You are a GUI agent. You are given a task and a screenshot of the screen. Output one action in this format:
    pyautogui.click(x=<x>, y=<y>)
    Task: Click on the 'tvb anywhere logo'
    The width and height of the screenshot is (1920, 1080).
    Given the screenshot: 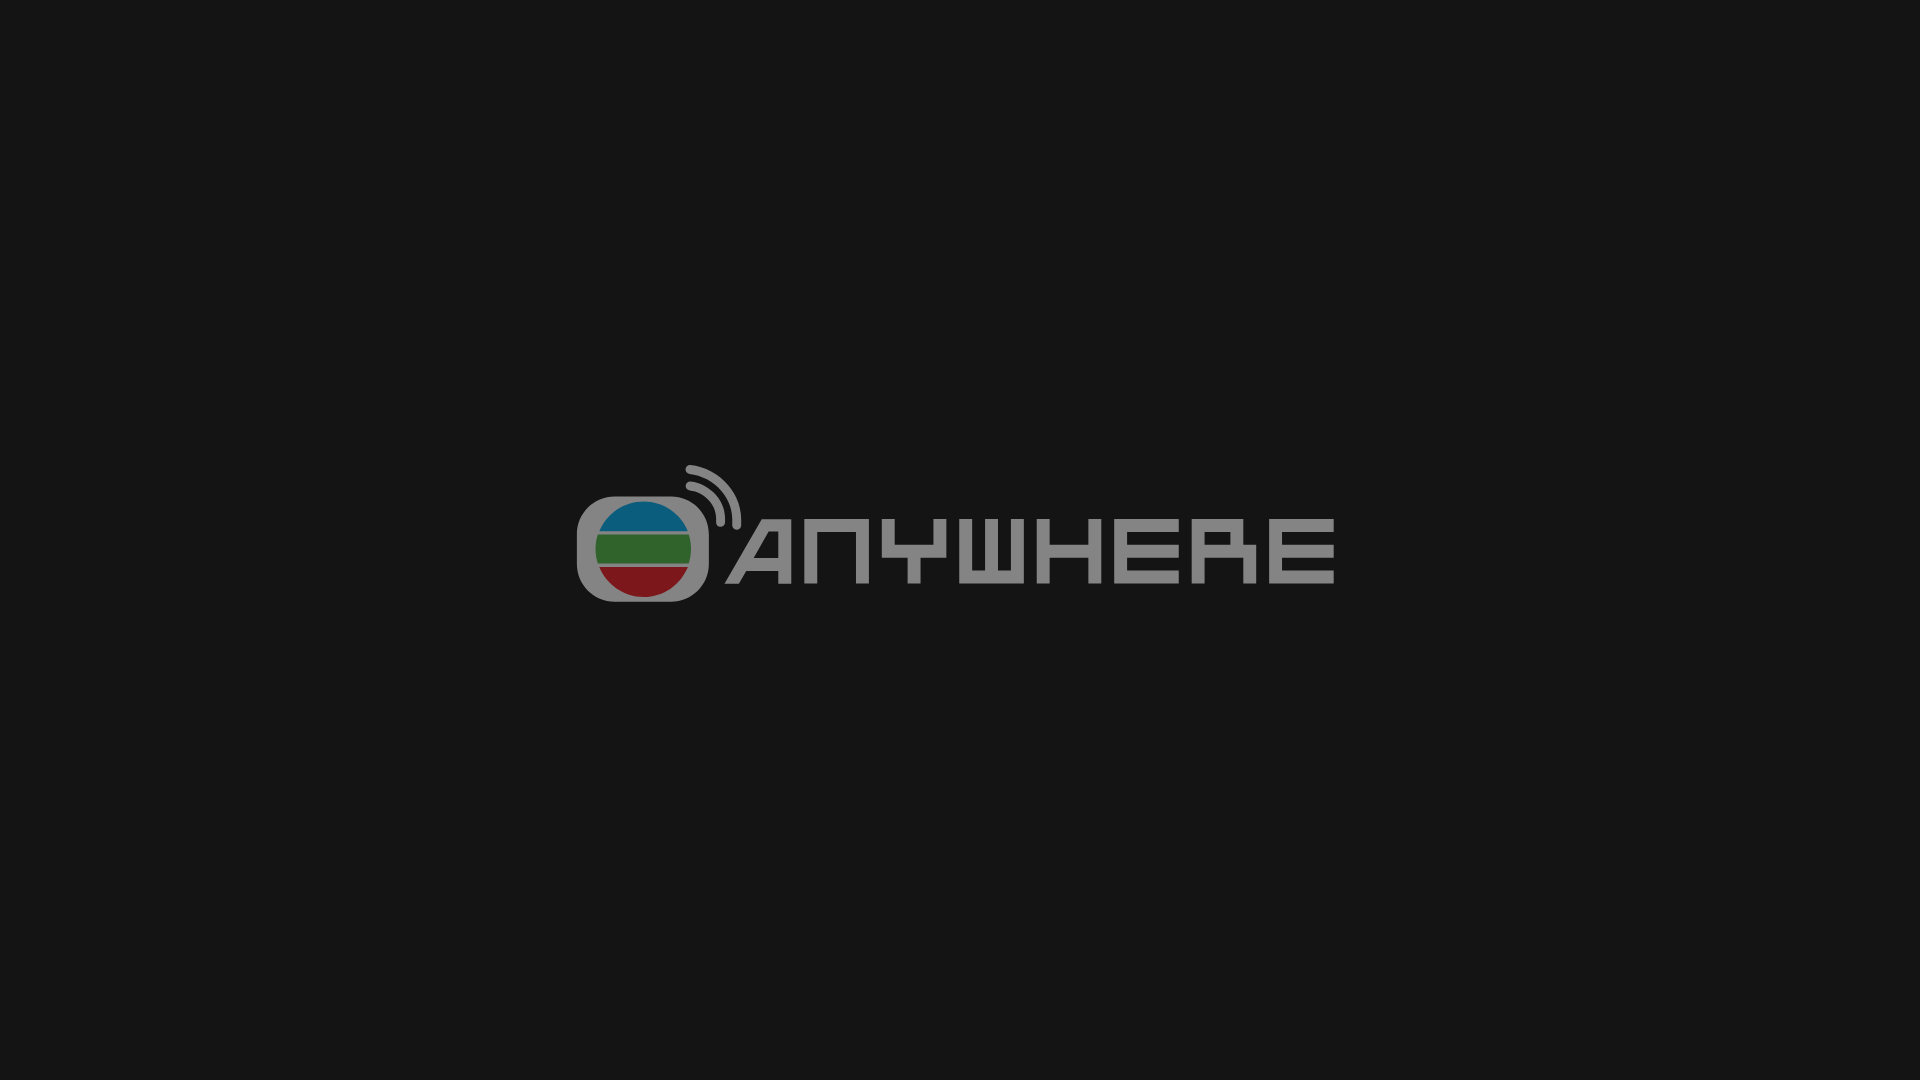 What is the action you would take?
    pyautogui.click(x=960, y=540)
    